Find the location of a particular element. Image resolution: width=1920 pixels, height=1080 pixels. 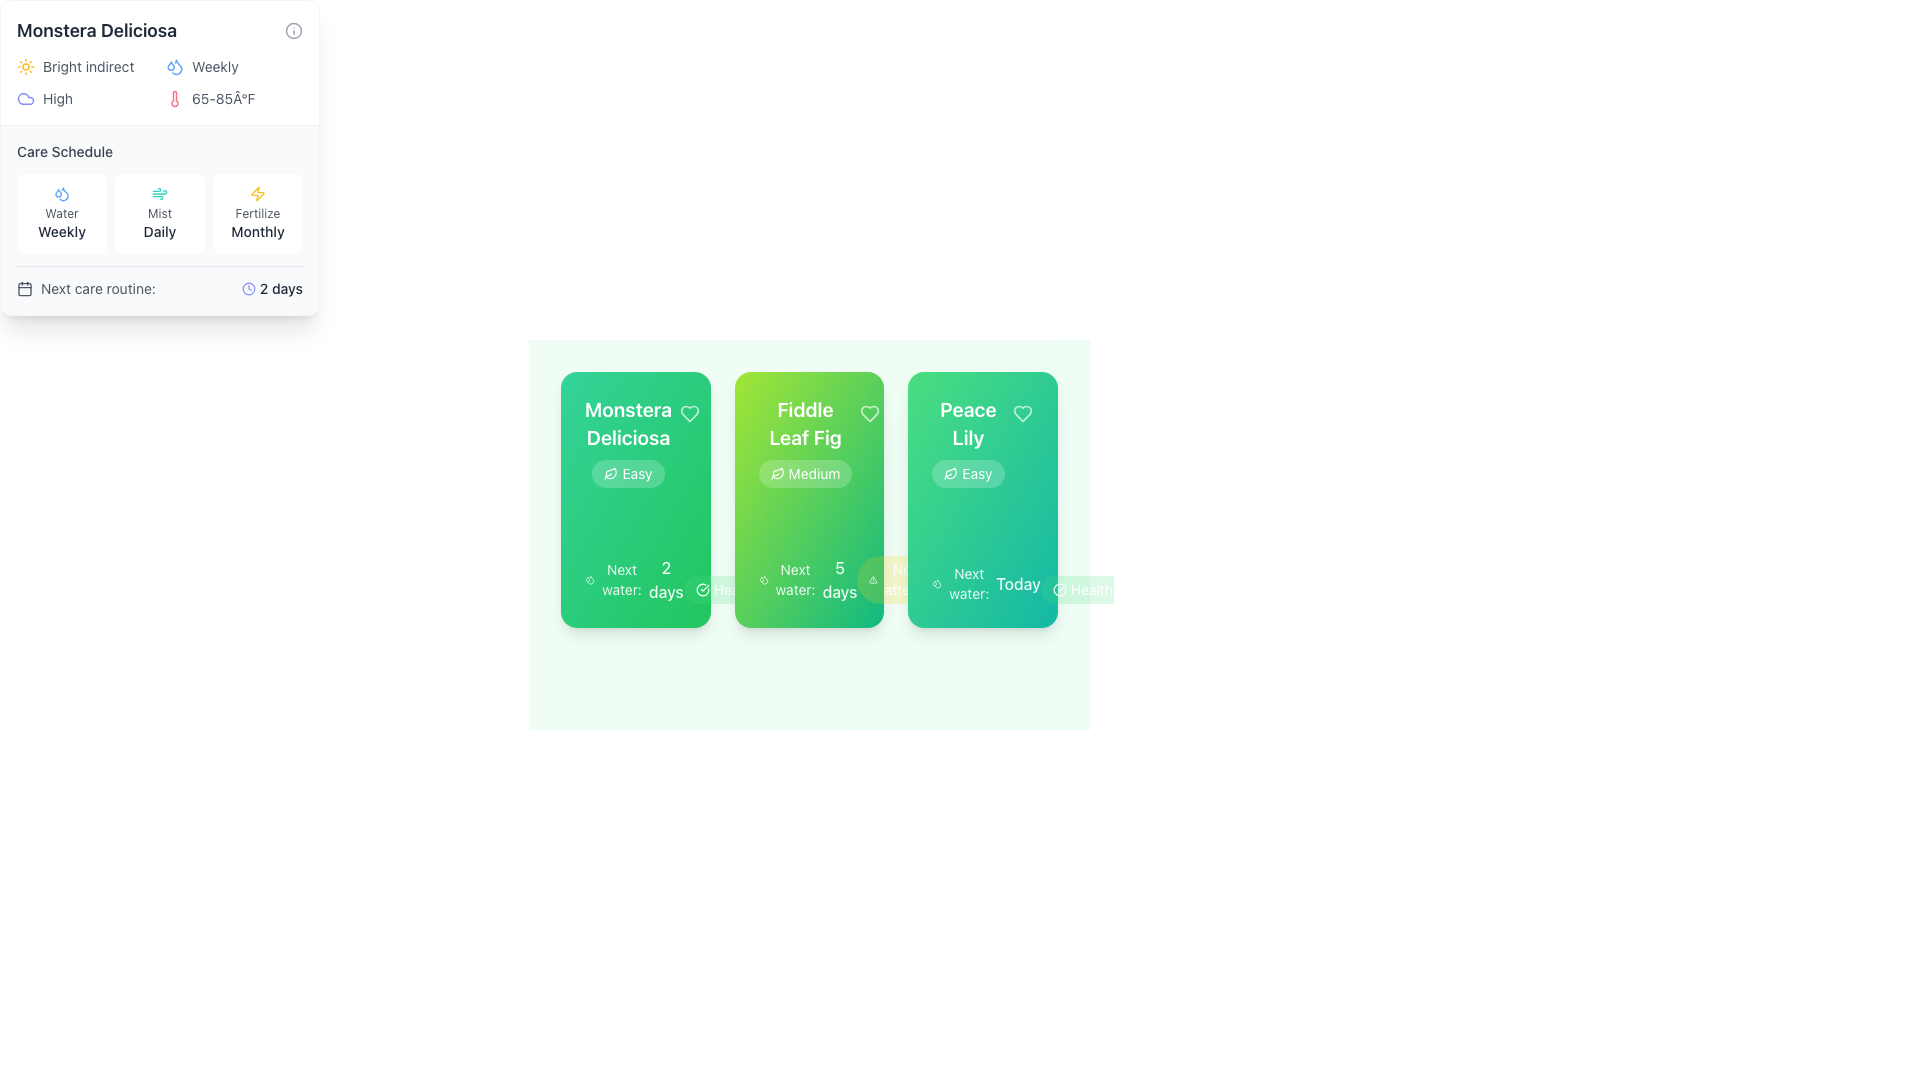

text 'Monstera Deliciosa' displayed in bold font and the badge 'Easy' located on the green background of the first card is located at coordinates (627, 441).